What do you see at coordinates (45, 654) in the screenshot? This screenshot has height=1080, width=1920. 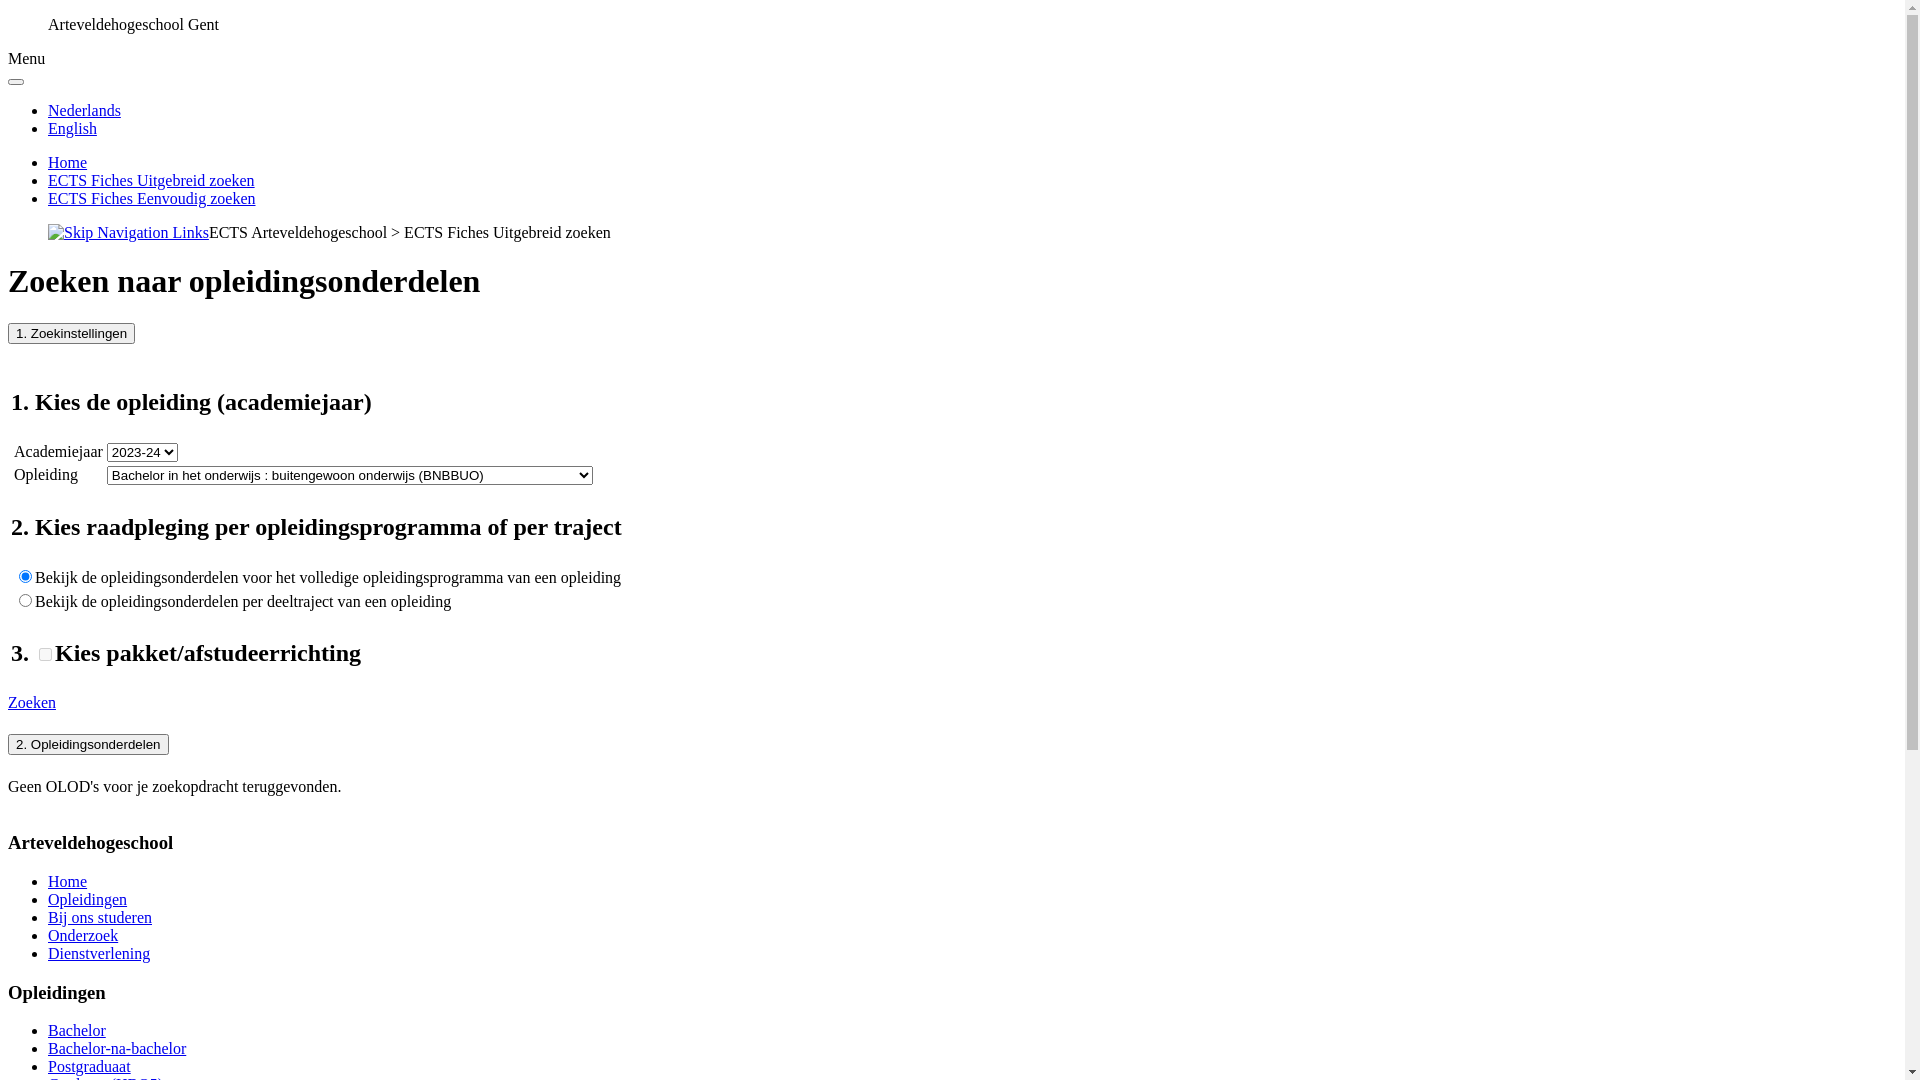 I see `'on'` at bounding box center [45, 654].